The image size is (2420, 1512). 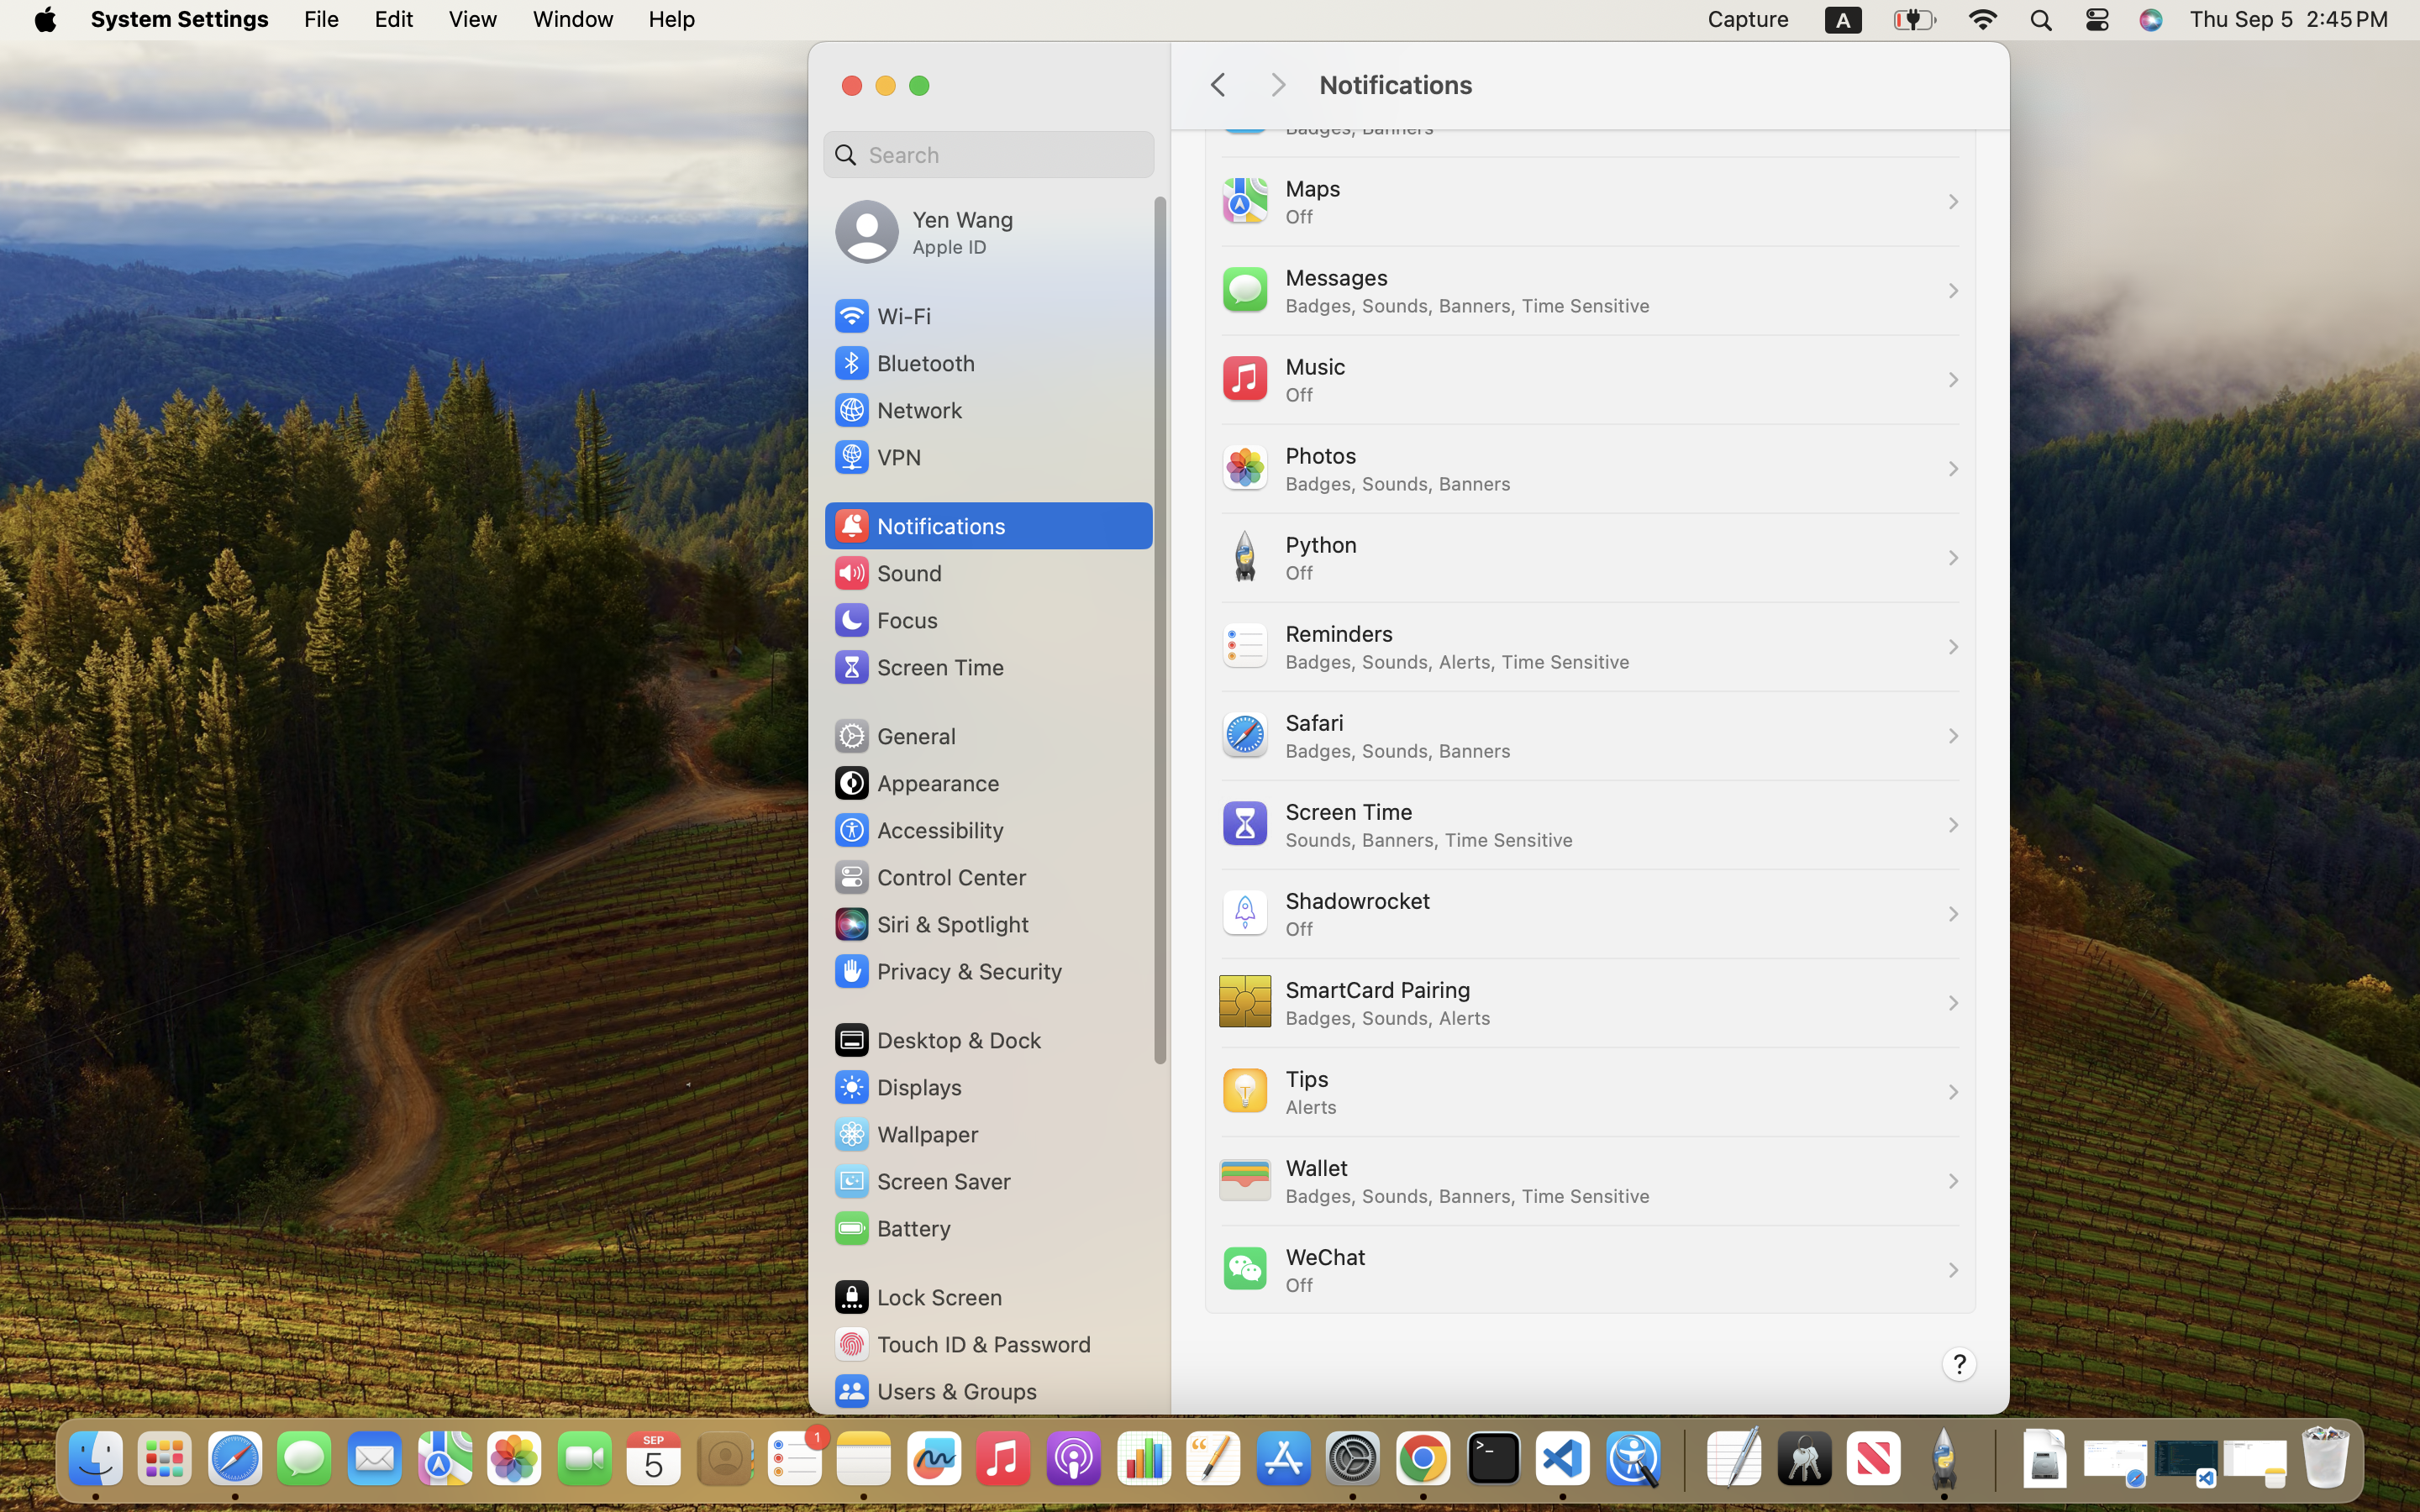 What do you see at coordinates (886, 571) in the screenshot?
I see `'Sound'` at bounding box center [886, 571].